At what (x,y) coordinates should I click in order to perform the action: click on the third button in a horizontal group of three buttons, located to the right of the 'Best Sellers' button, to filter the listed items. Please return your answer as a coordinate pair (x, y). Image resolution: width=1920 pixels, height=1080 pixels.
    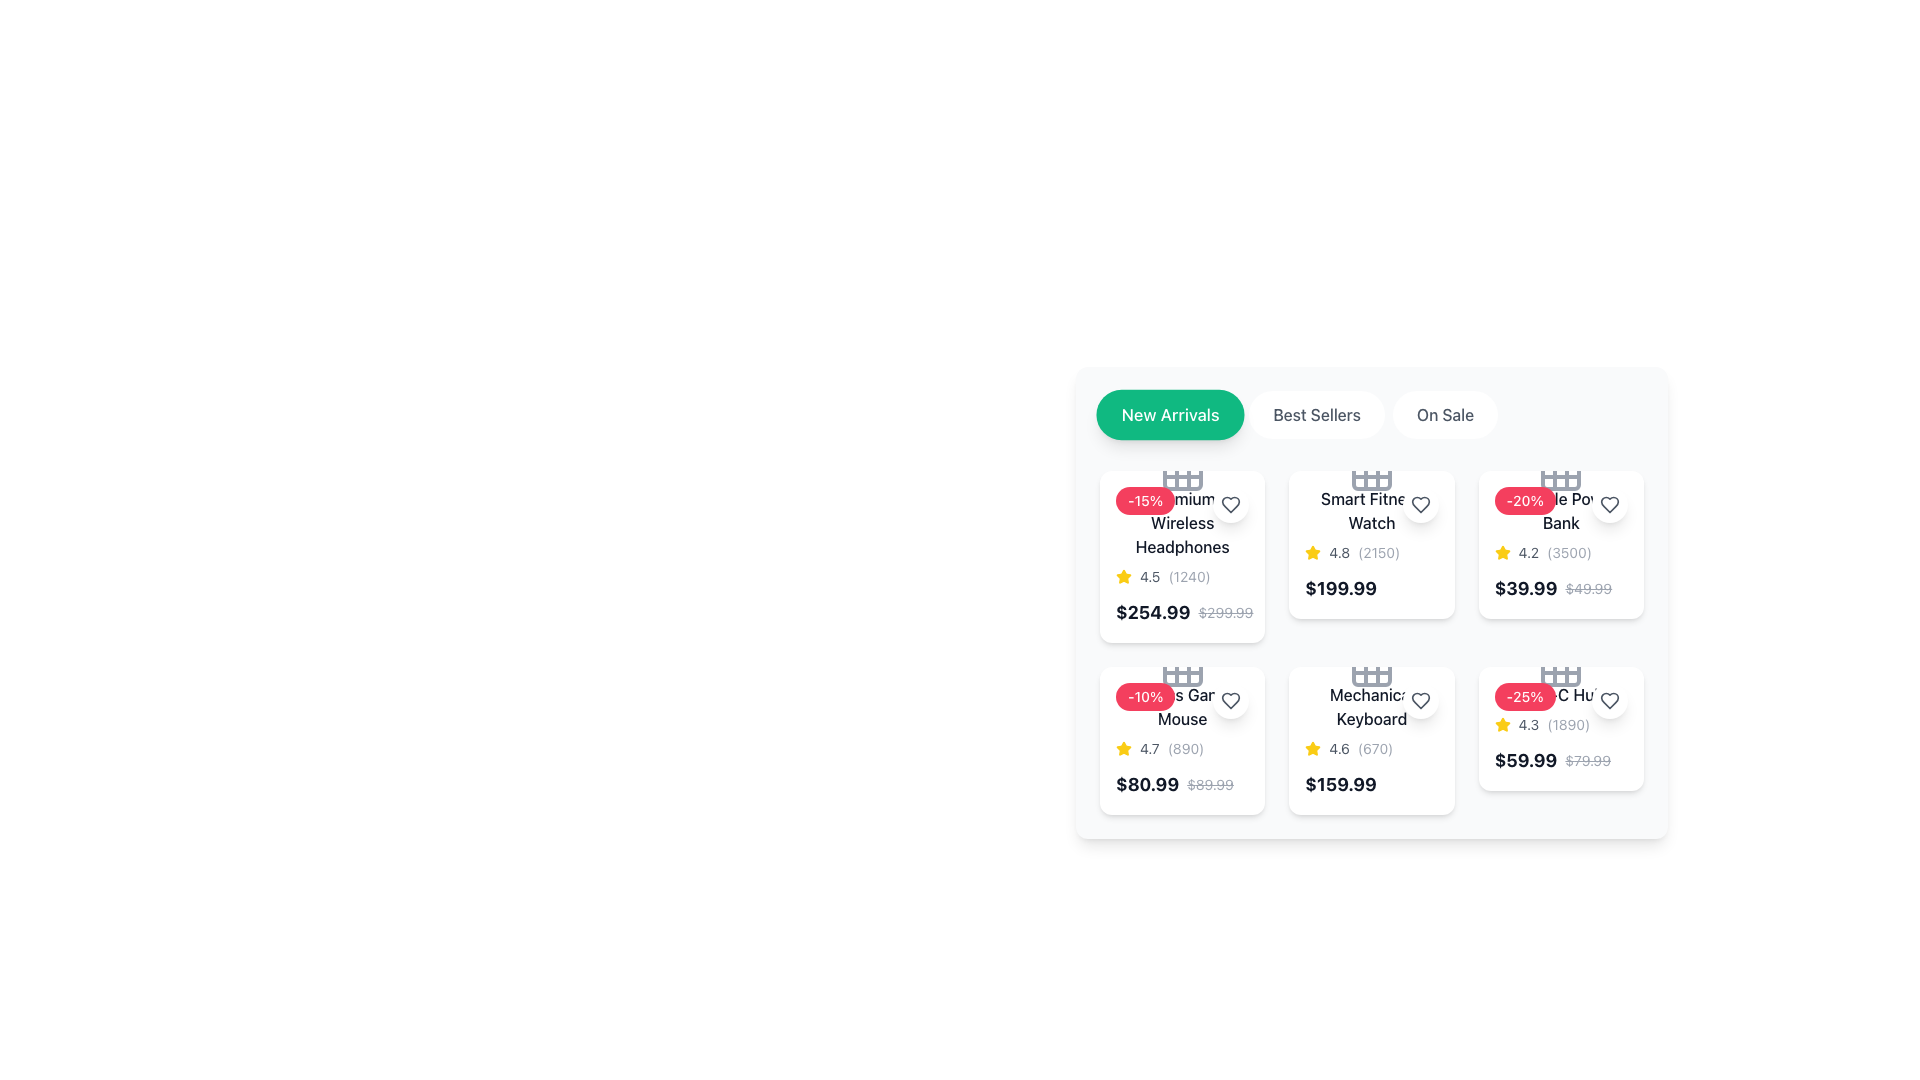
    Looking at the image, I should click on (1445, 414).